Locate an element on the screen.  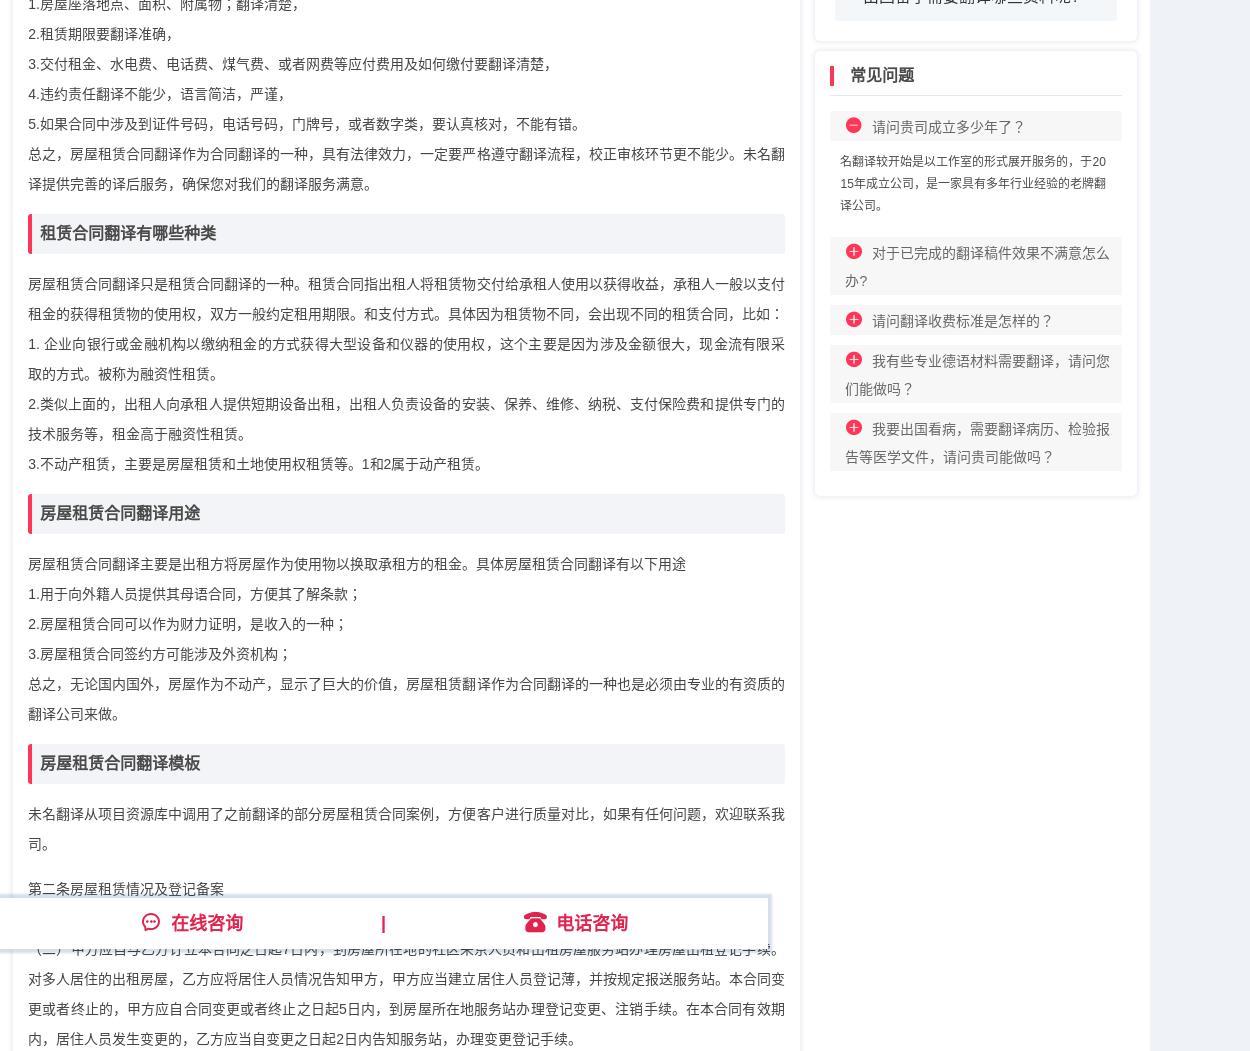
'（一）租赁用途为居住，居住人数为4人。' is located at coordinates (157, 918).